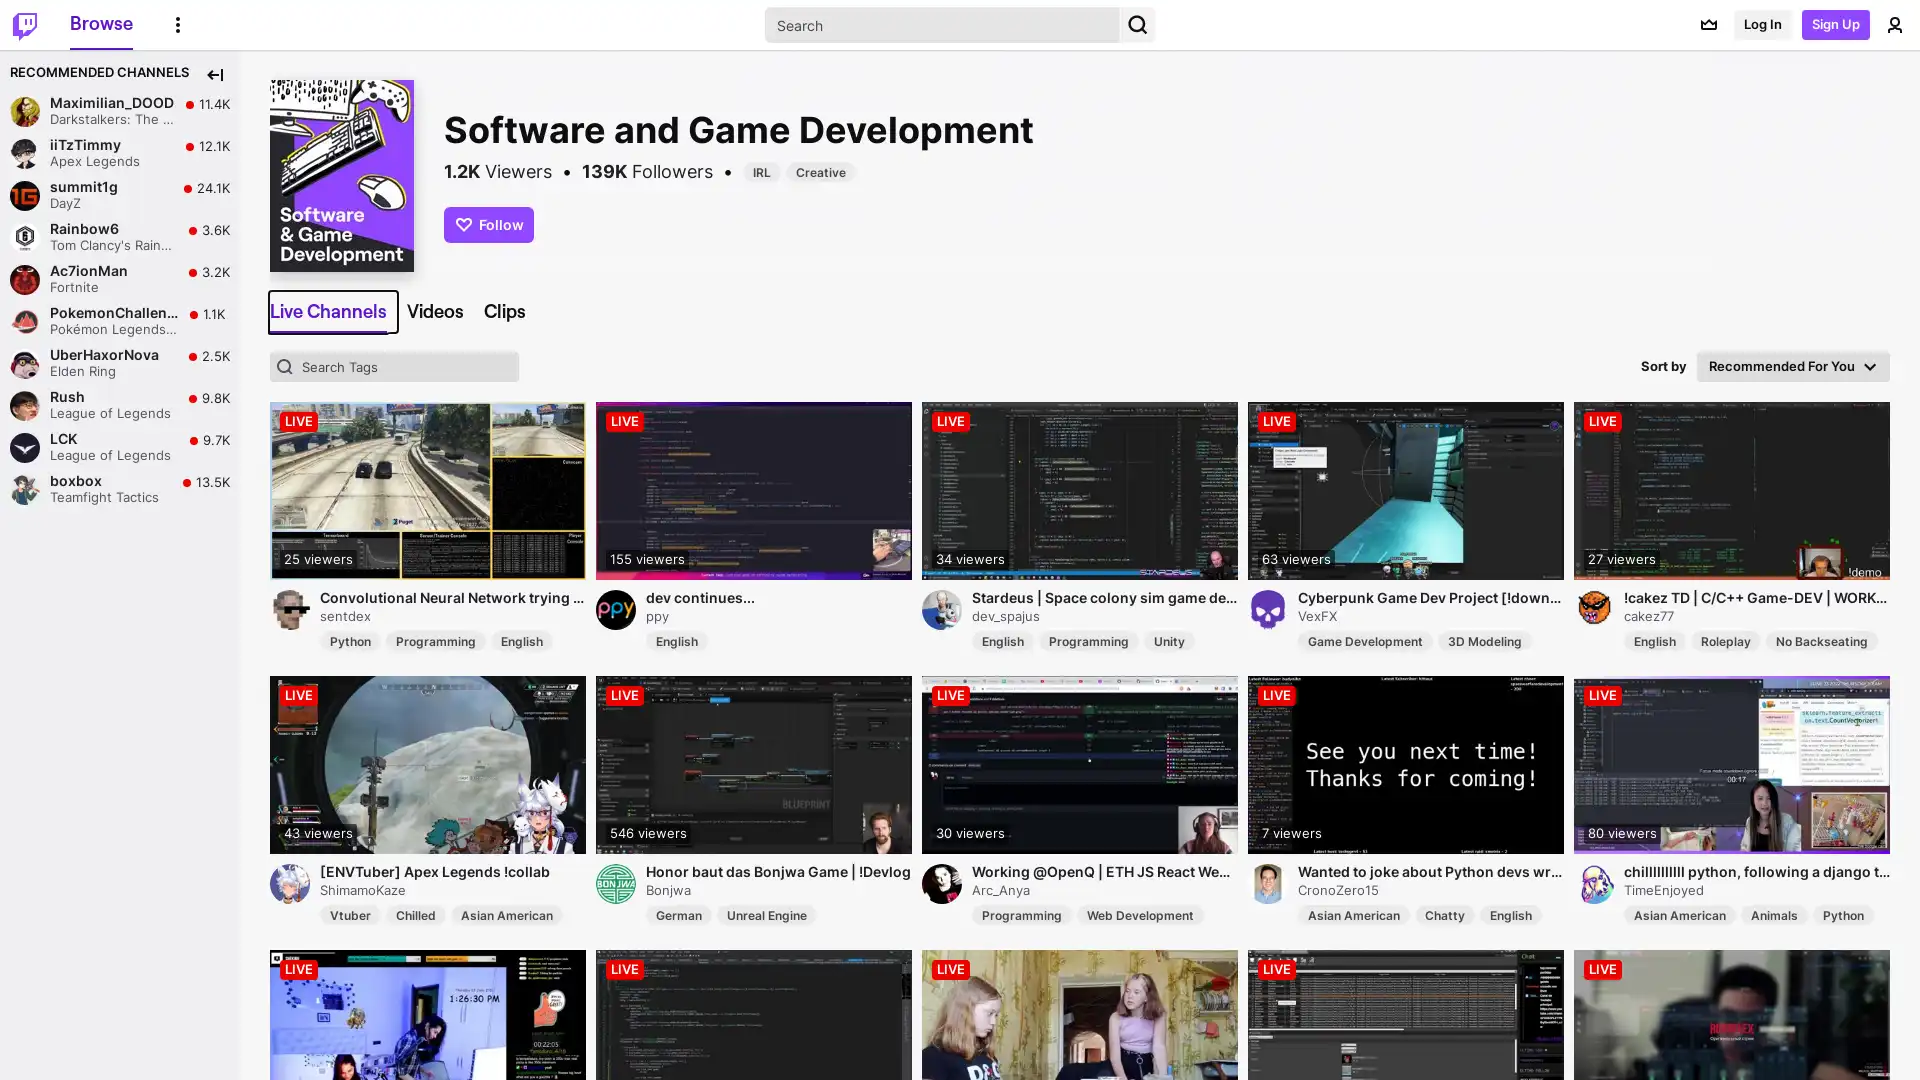 This screenshot has width=1920, height=1080. Describe the element at coordinates (1894, 24) in the screenshot. I see `User Menu` at that location.